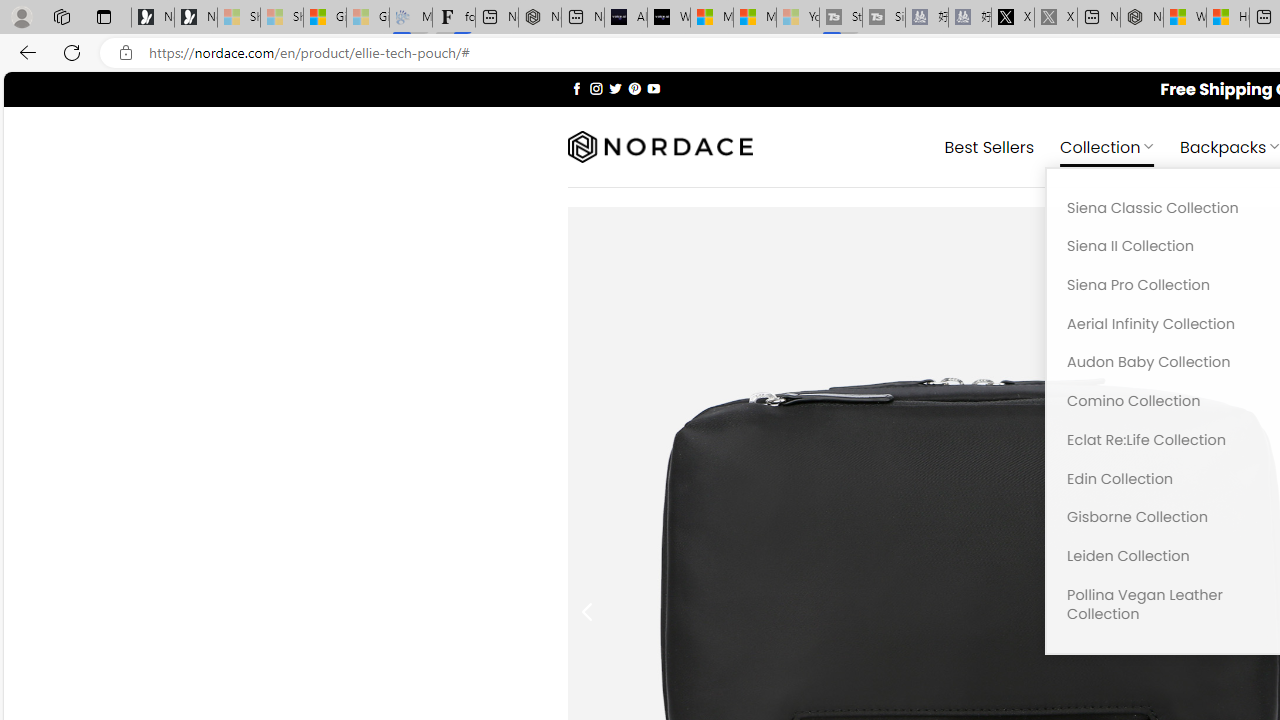 This screenshot has height=720, width=1280. What do you see at coordinates (633, 87) in the screenshot?
I see `'Follow on Pinterest'` at bounding box center [633, 87].